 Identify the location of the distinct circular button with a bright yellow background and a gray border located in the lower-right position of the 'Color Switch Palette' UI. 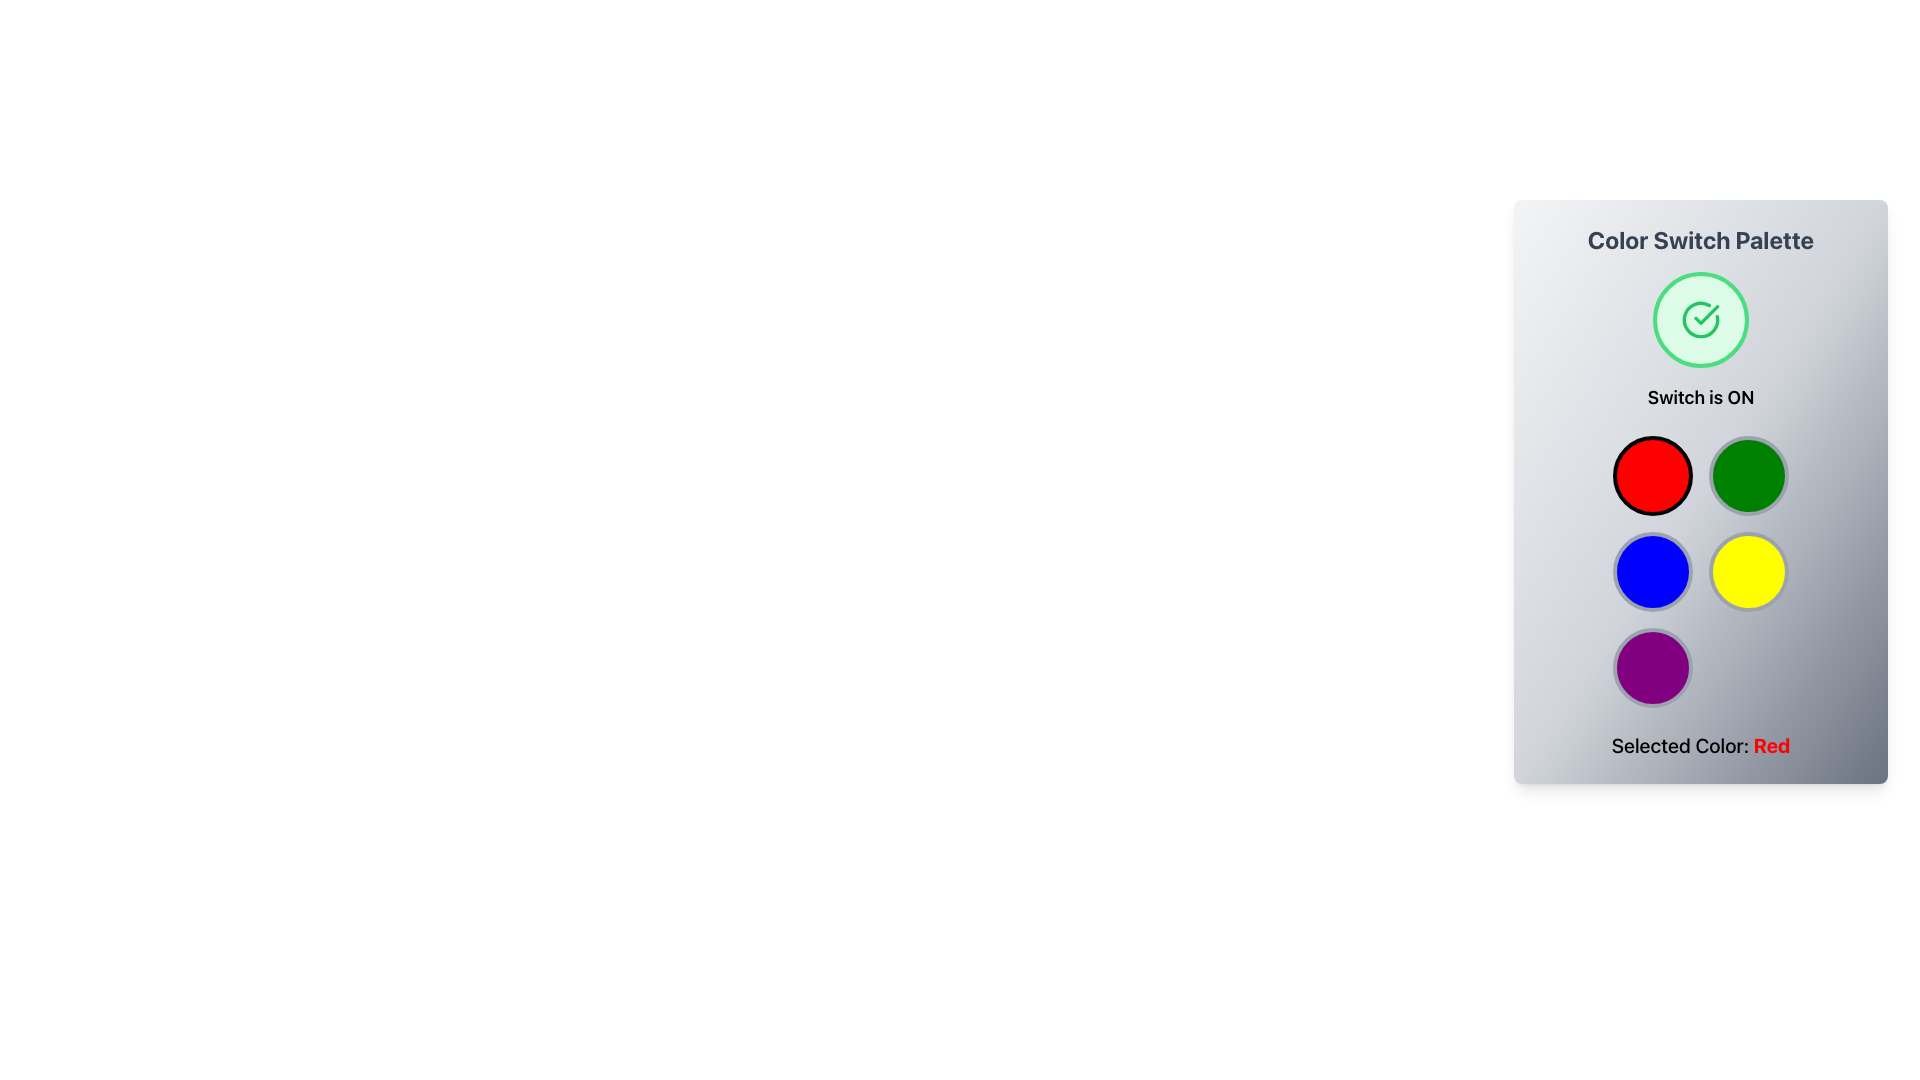
(1747, 571).